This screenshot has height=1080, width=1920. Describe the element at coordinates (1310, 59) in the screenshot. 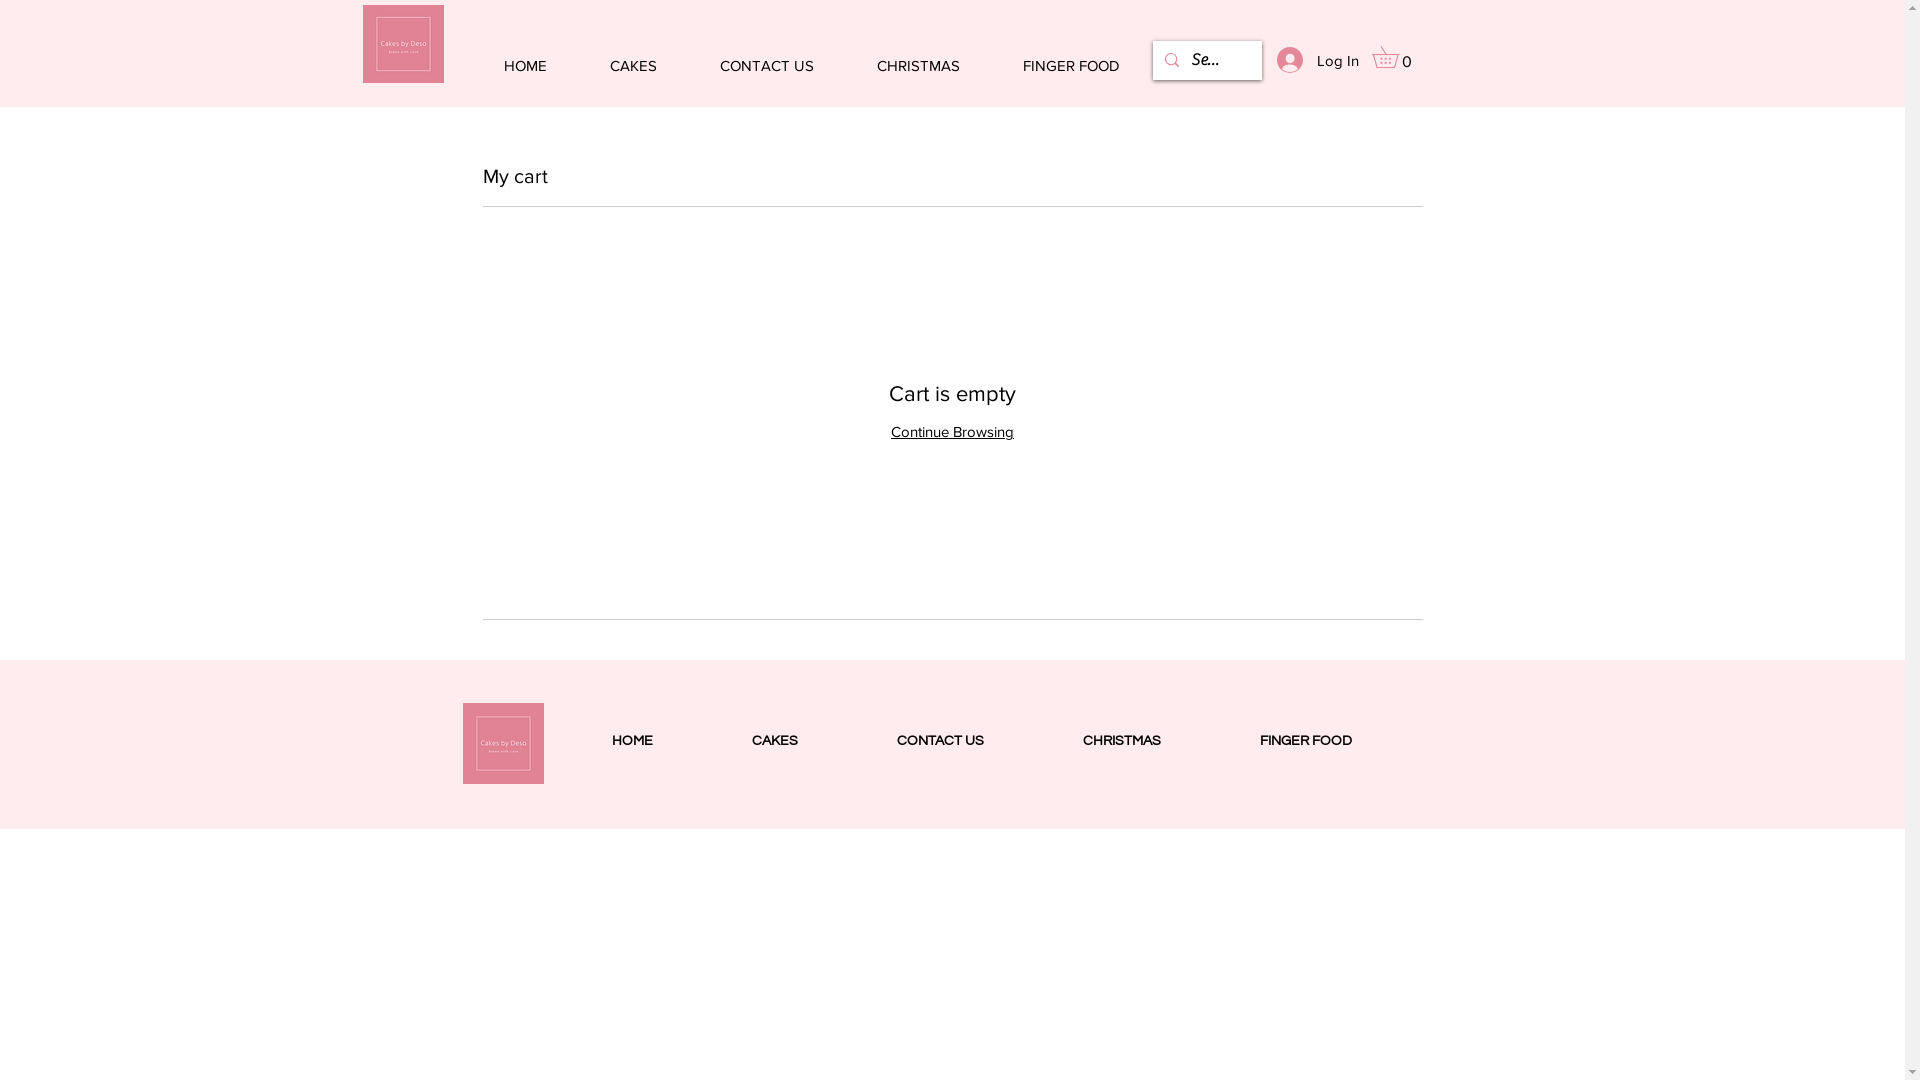

I see `'Log In'` at that location.